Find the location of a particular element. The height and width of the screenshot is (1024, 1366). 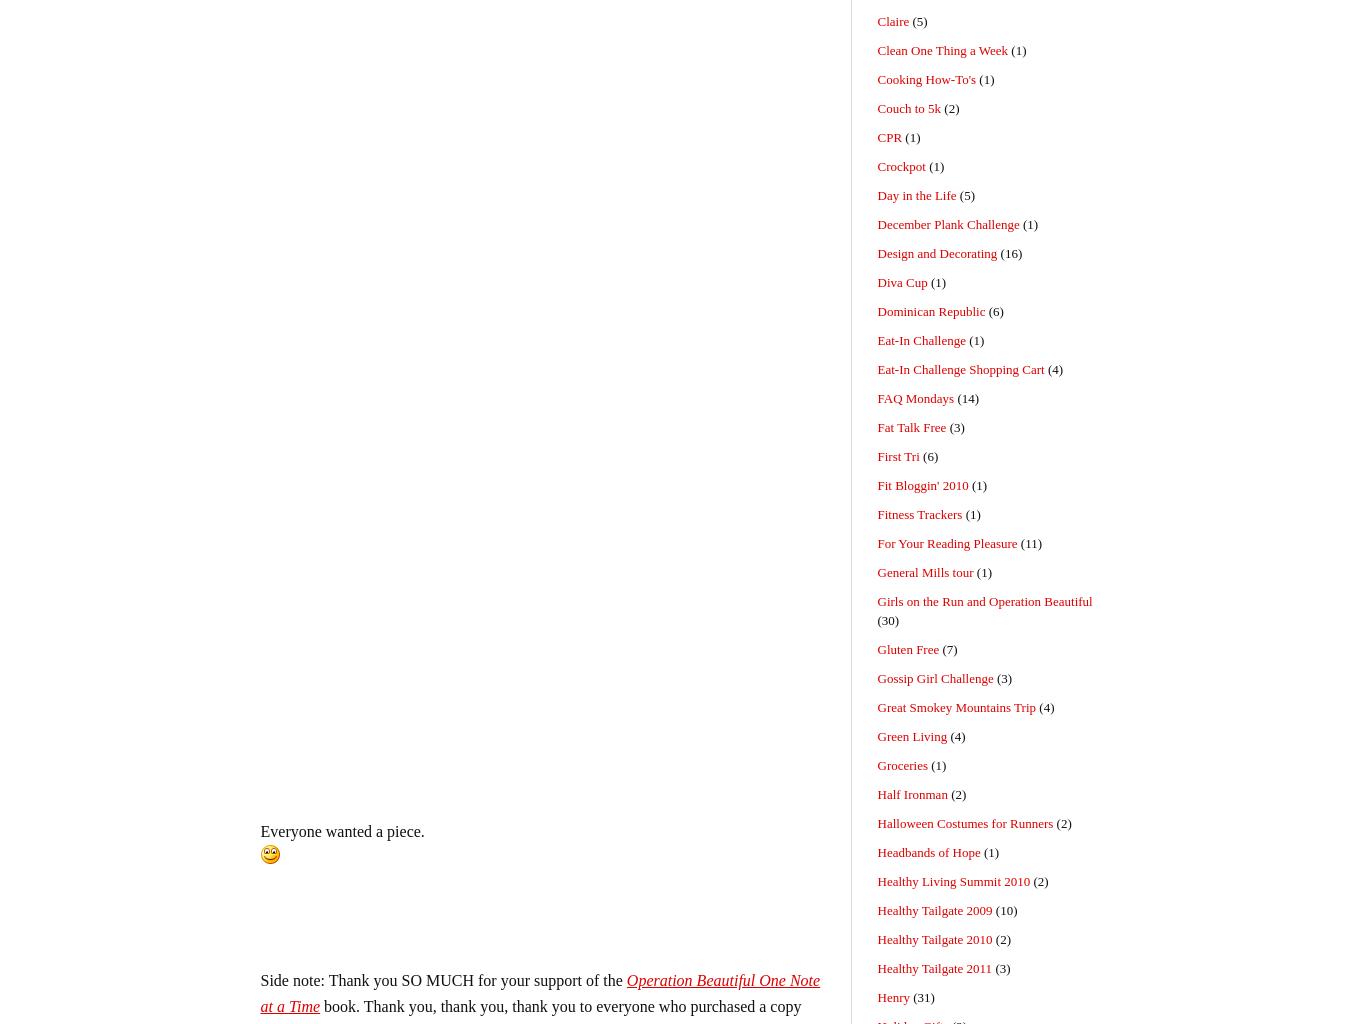

'Healthy Tailgate 2009' is located at coordinates (934, 909).